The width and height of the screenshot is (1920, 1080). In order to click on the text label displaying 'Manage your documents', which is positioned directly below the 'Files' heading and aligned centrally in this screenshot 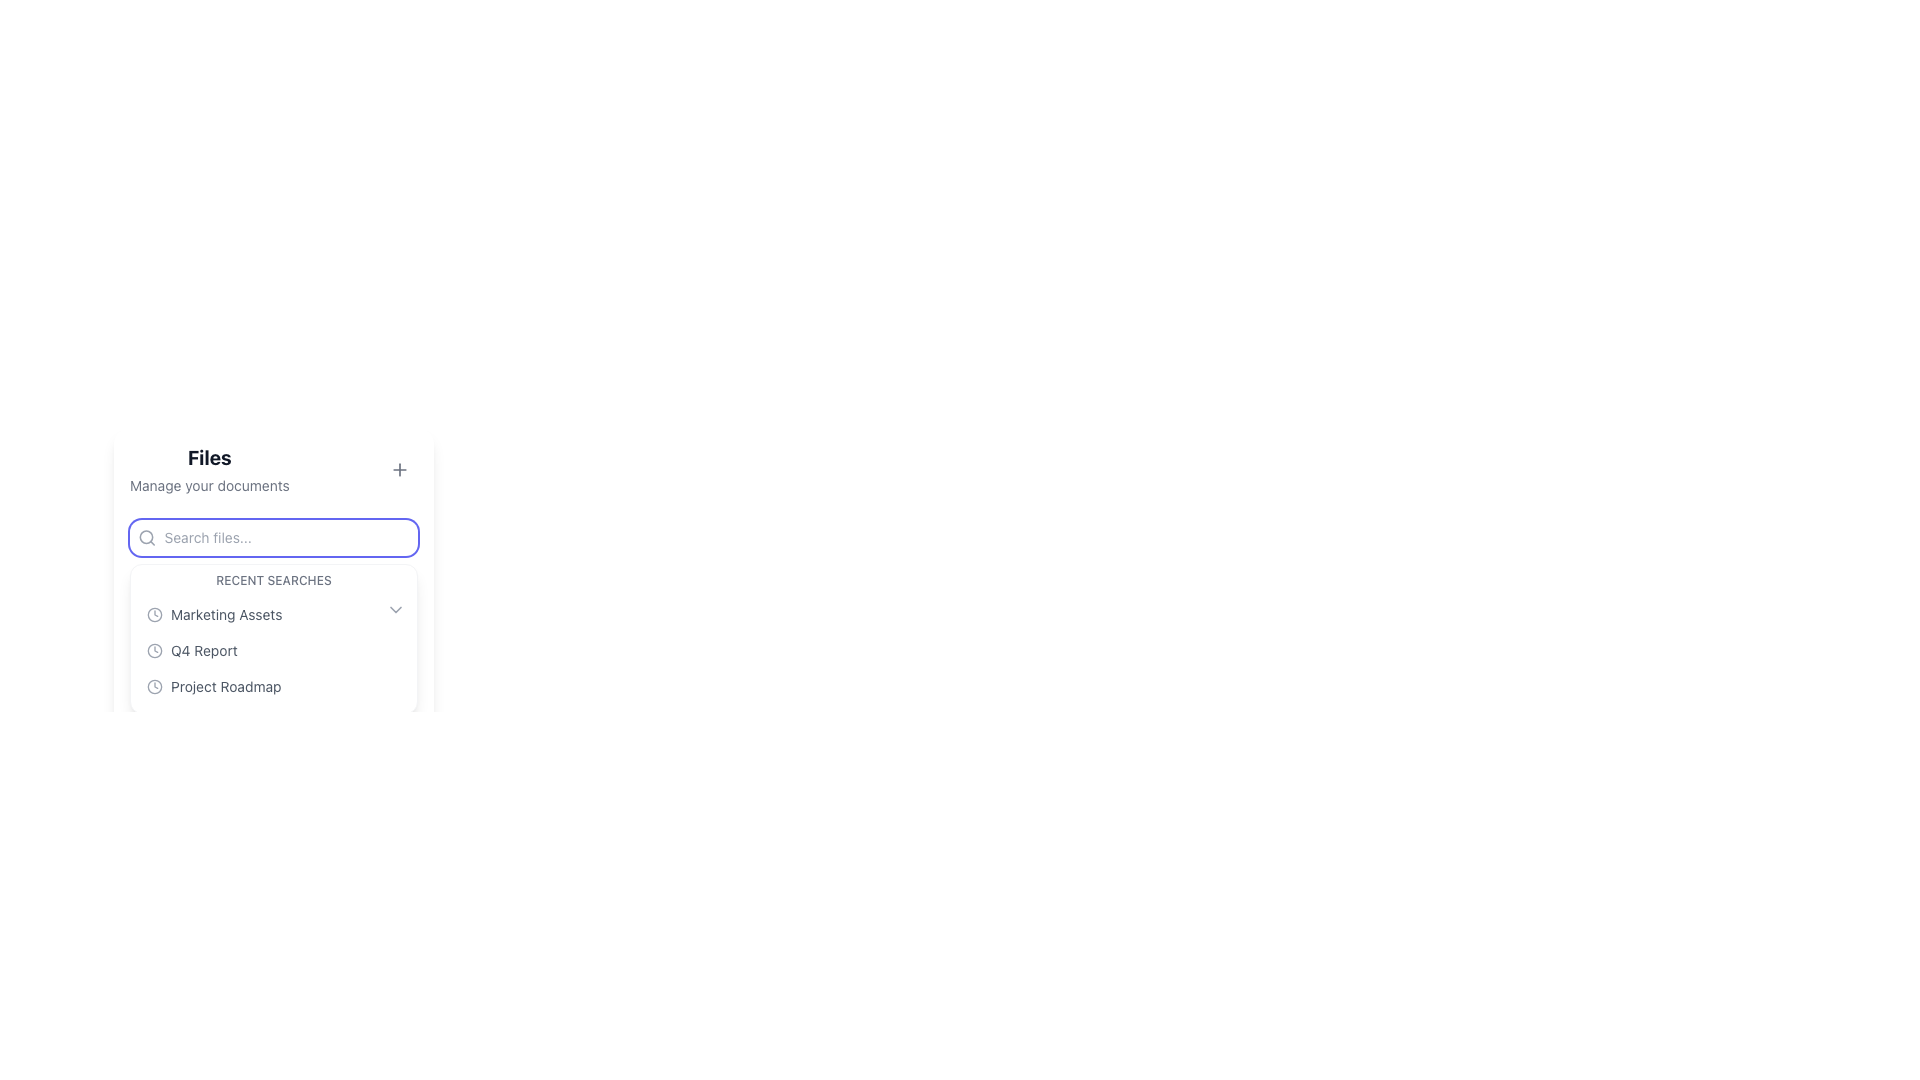, I will do `click(209, 486)`.